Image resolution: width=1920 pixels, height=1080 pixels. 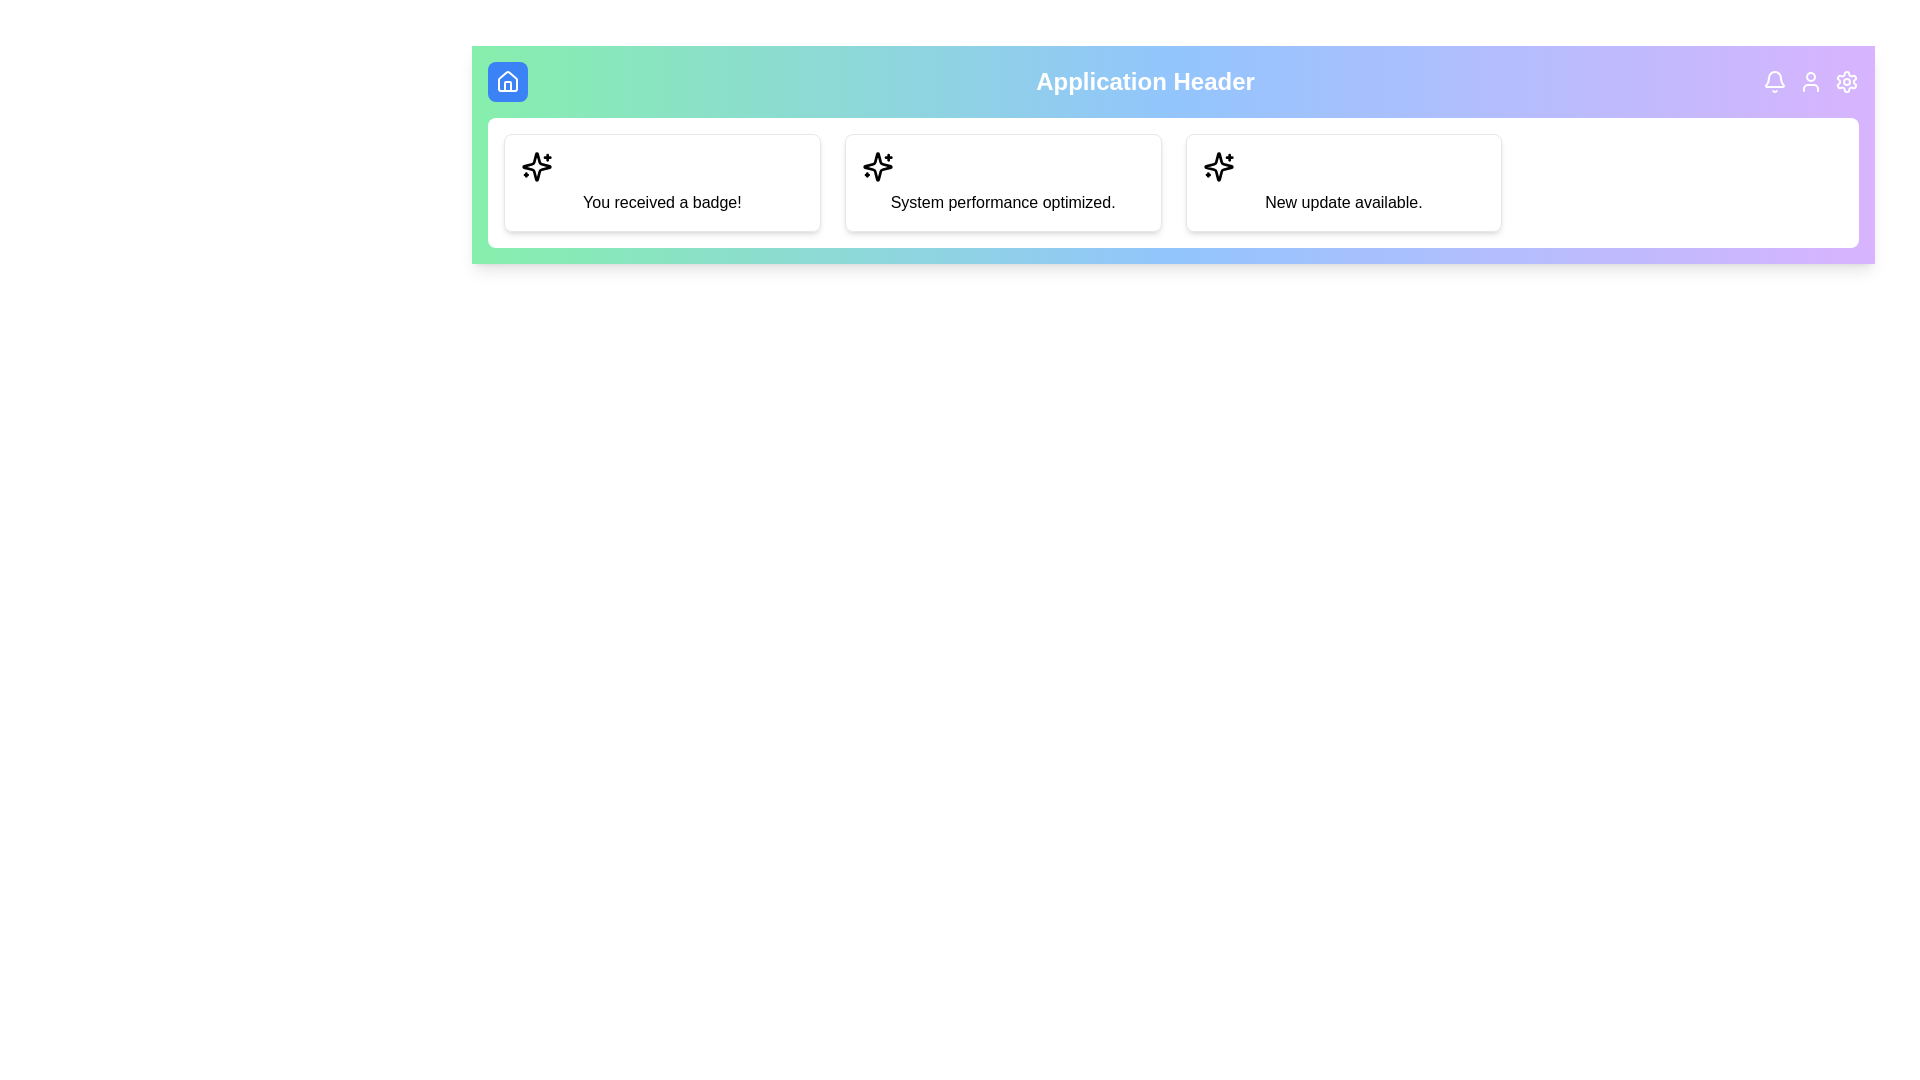 What do you see at coordinates (1846, 80) in the screenshot?
I see `the Settings button located at the top-right corner of the EnhancedAppBar` at bounding box center [1846, 80].